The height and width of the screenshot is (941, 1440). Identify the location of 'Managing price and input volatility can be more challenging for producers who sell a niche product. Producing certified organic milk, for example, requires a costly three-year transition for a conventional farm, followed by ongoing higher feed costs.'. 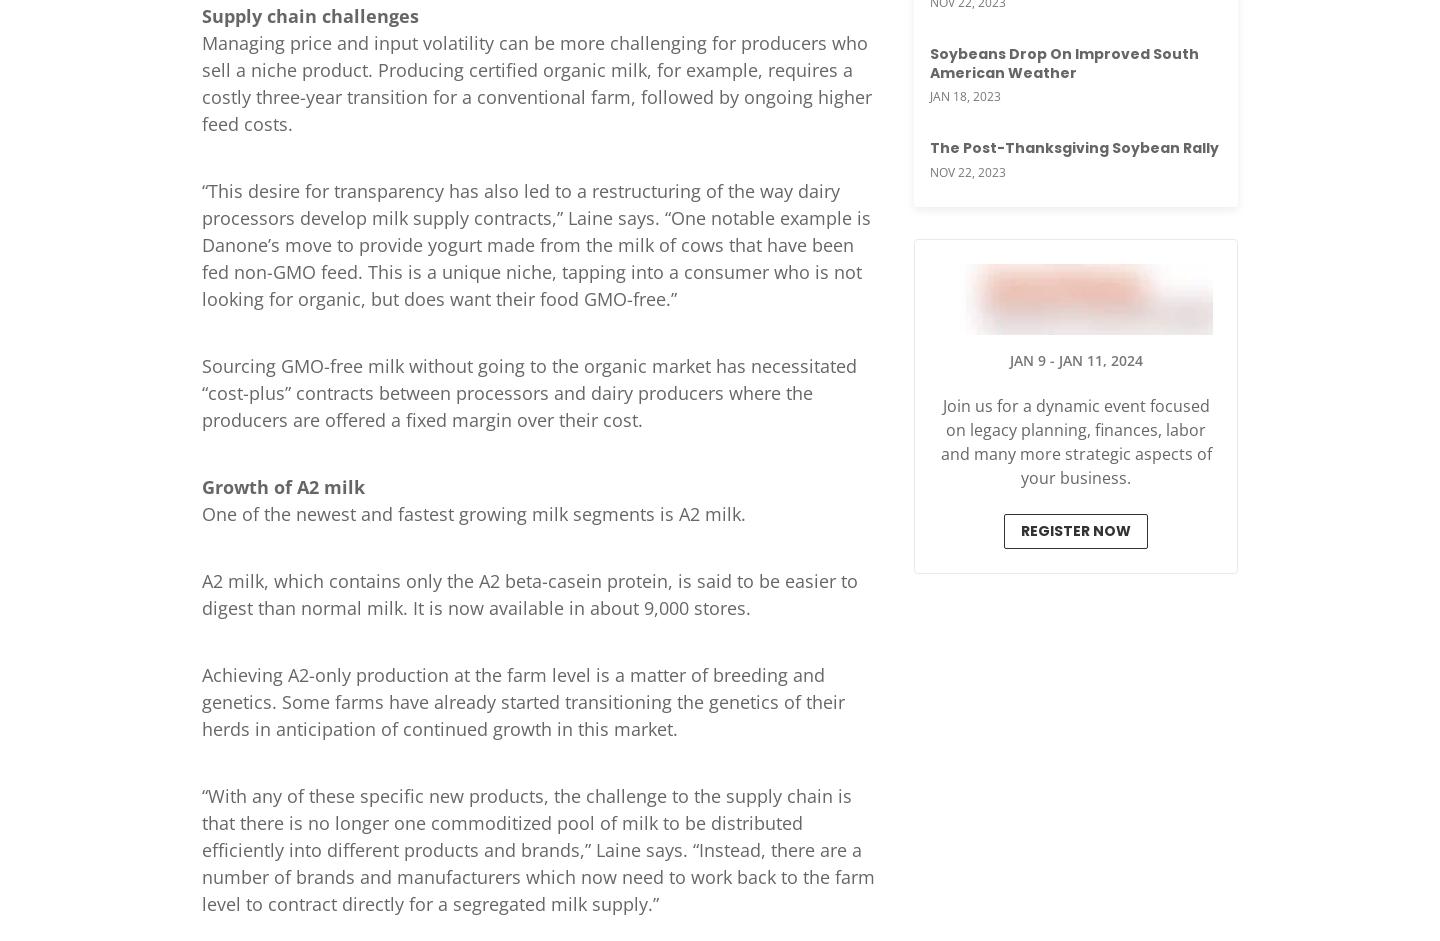
(535, 81).